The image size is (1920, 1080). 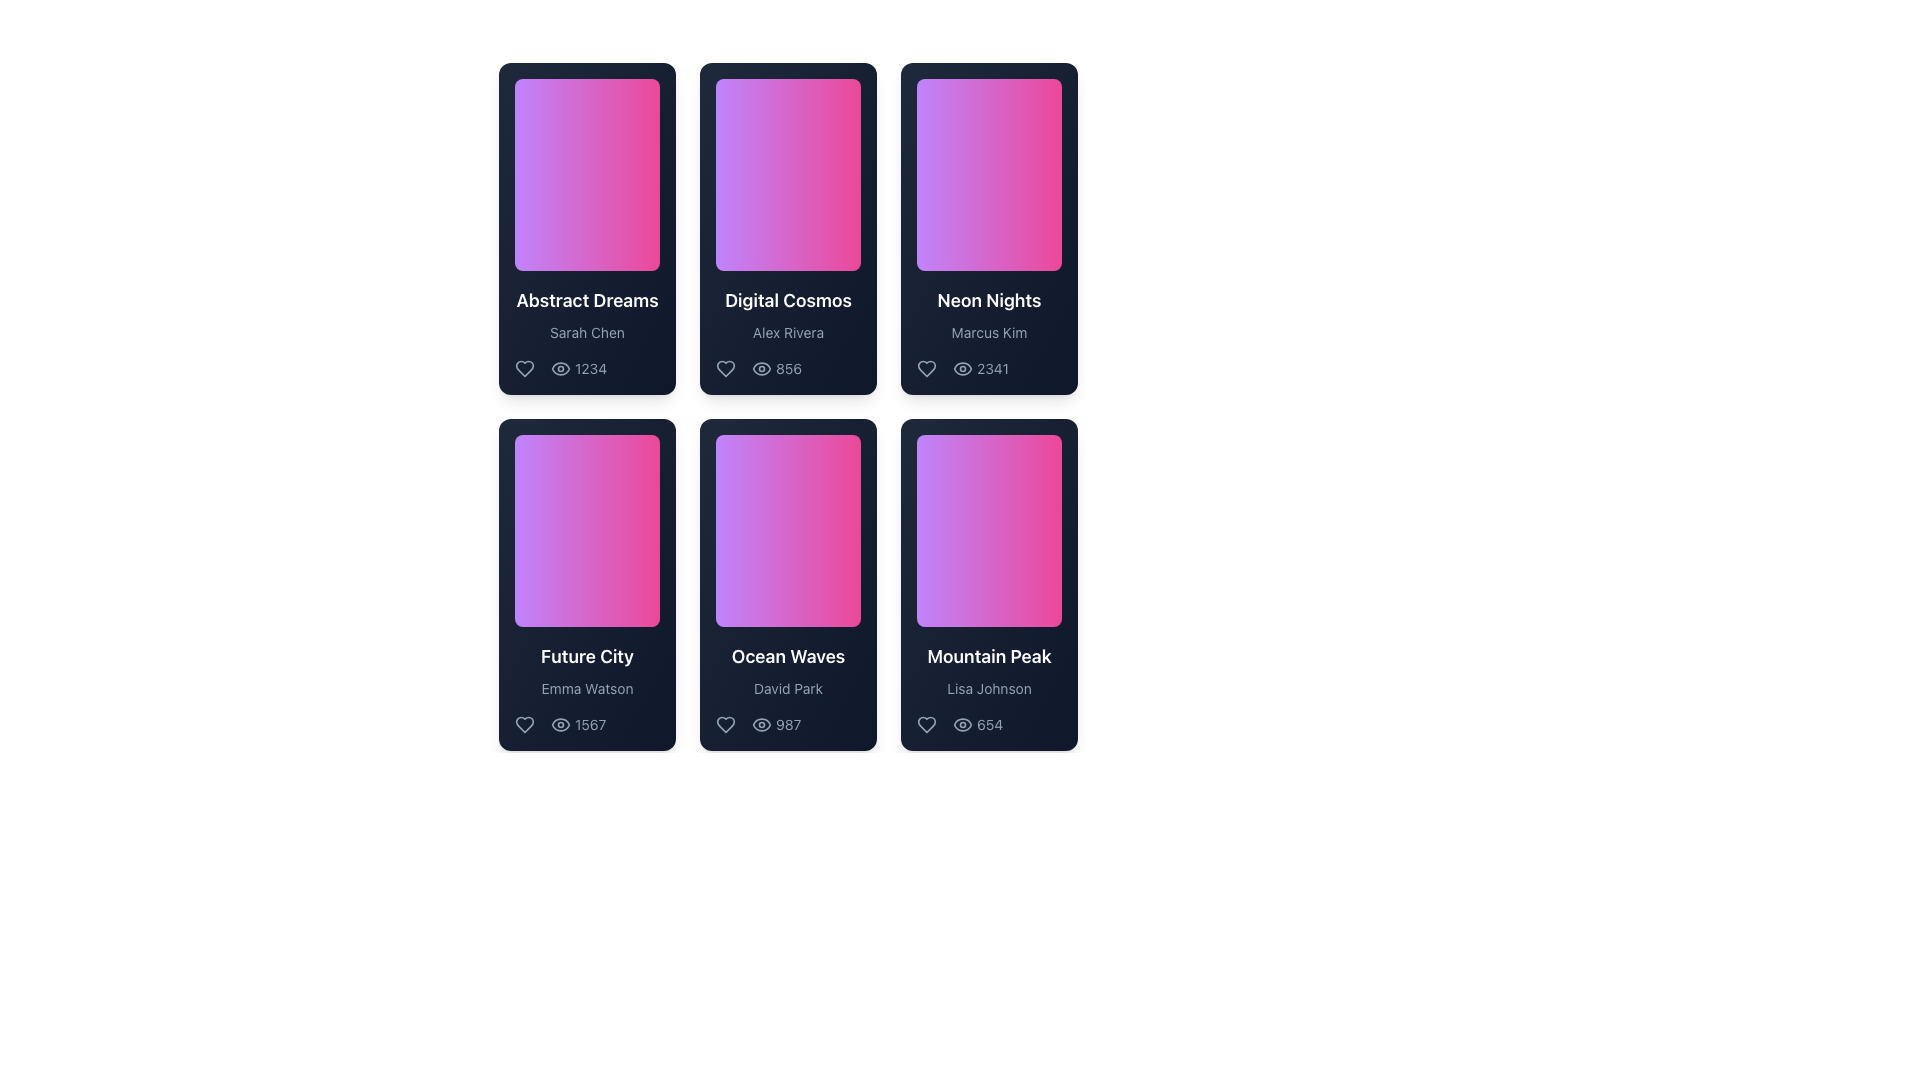 I want to click on the text label displaying 'Sarah Chen' located at the bottom of the 'Abstract Dreams' card, which has a dark-themed gradient background and rounded corners, so click(x=586, y=331).